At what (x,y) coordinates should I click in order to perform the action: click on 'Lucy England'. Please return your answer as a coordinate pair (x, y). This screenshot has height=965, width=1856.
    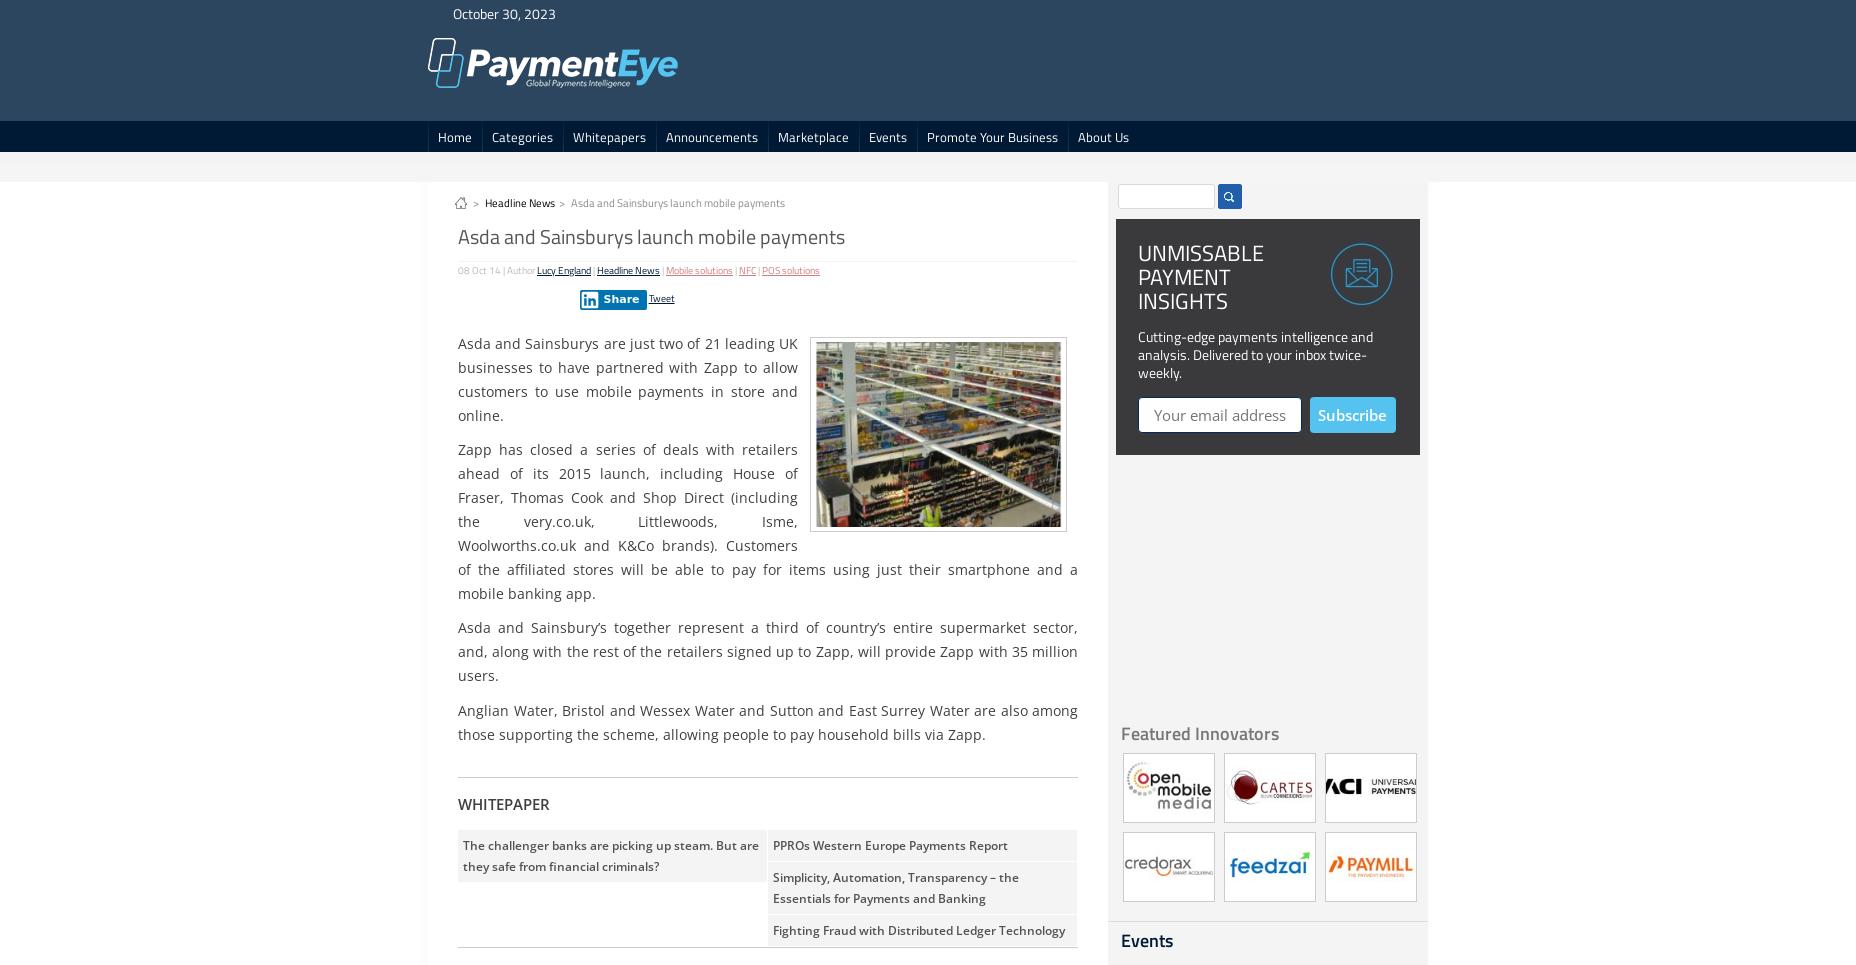
    Looking at the image, I should click on (563, 270).